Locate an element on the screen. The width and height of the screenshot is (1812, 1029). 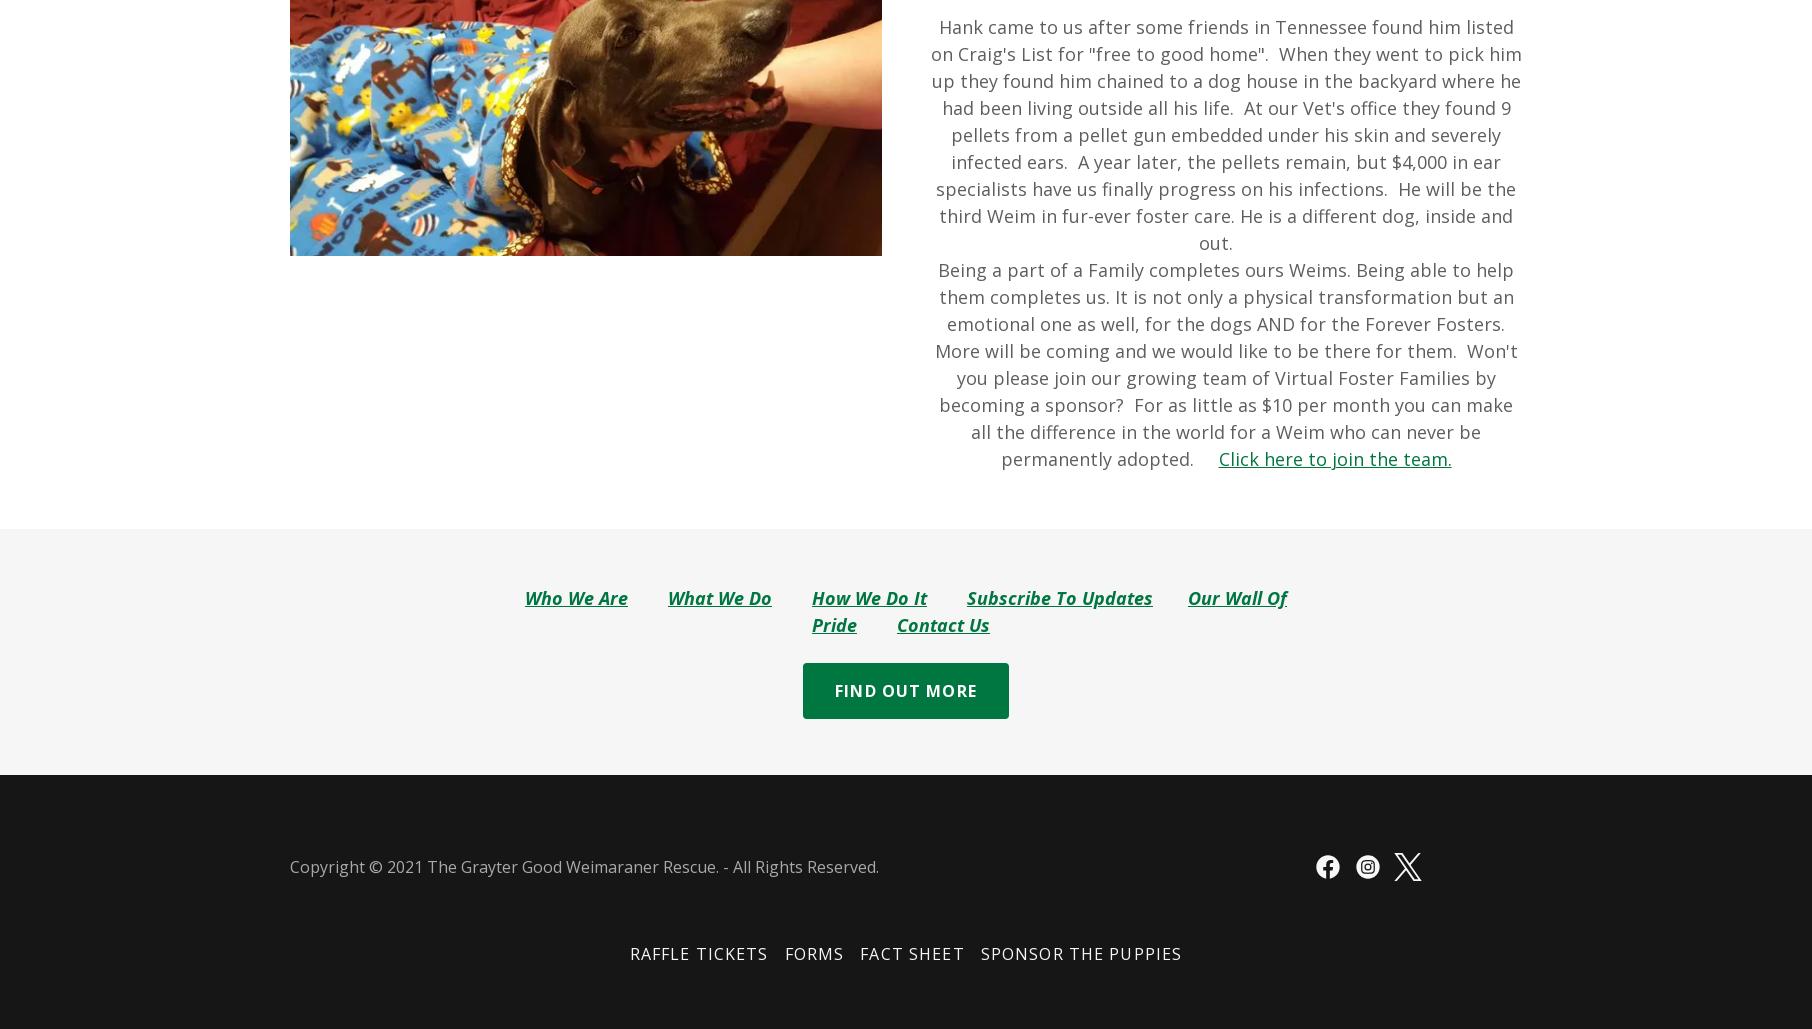
'Our Wall Of Pride' is located at coordinates (1047, 611).